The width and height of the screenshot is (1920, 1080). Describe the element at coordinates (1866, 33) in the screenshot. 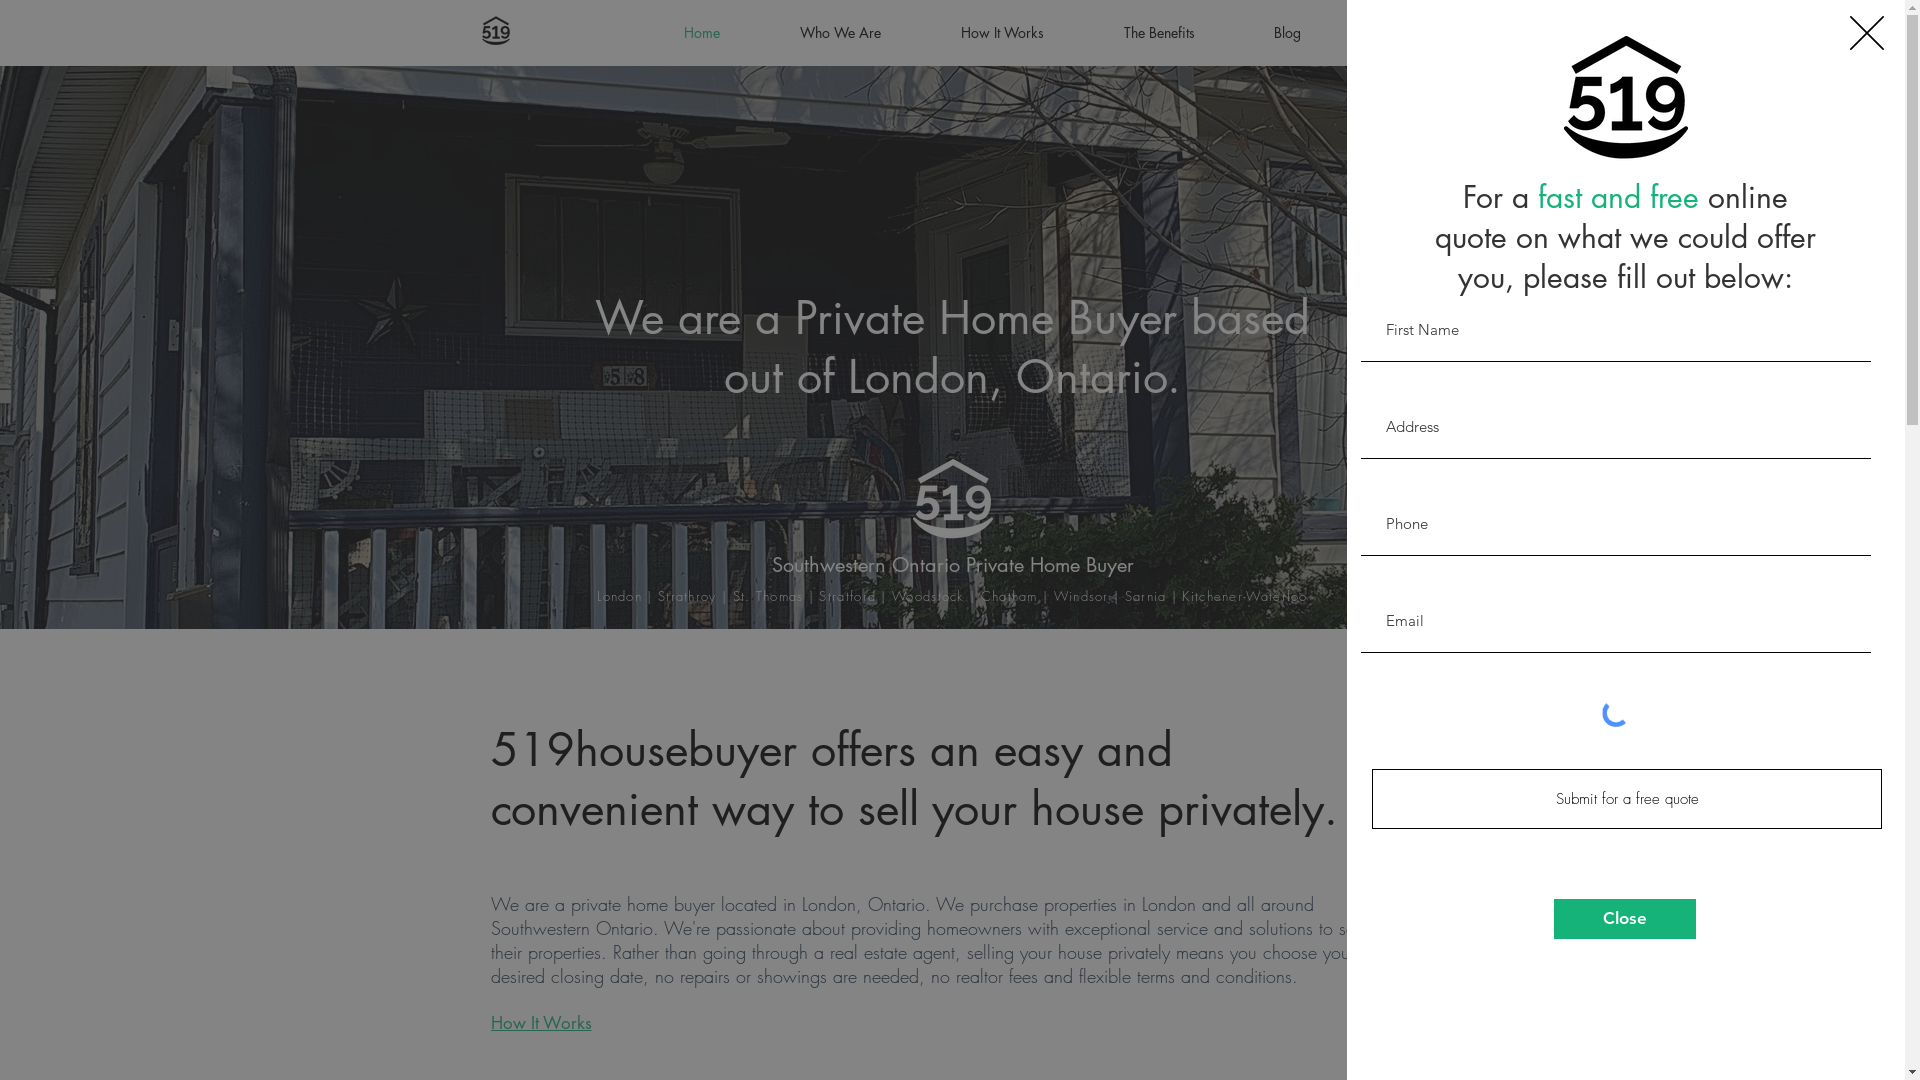

I see `'Back to site'` at that location.